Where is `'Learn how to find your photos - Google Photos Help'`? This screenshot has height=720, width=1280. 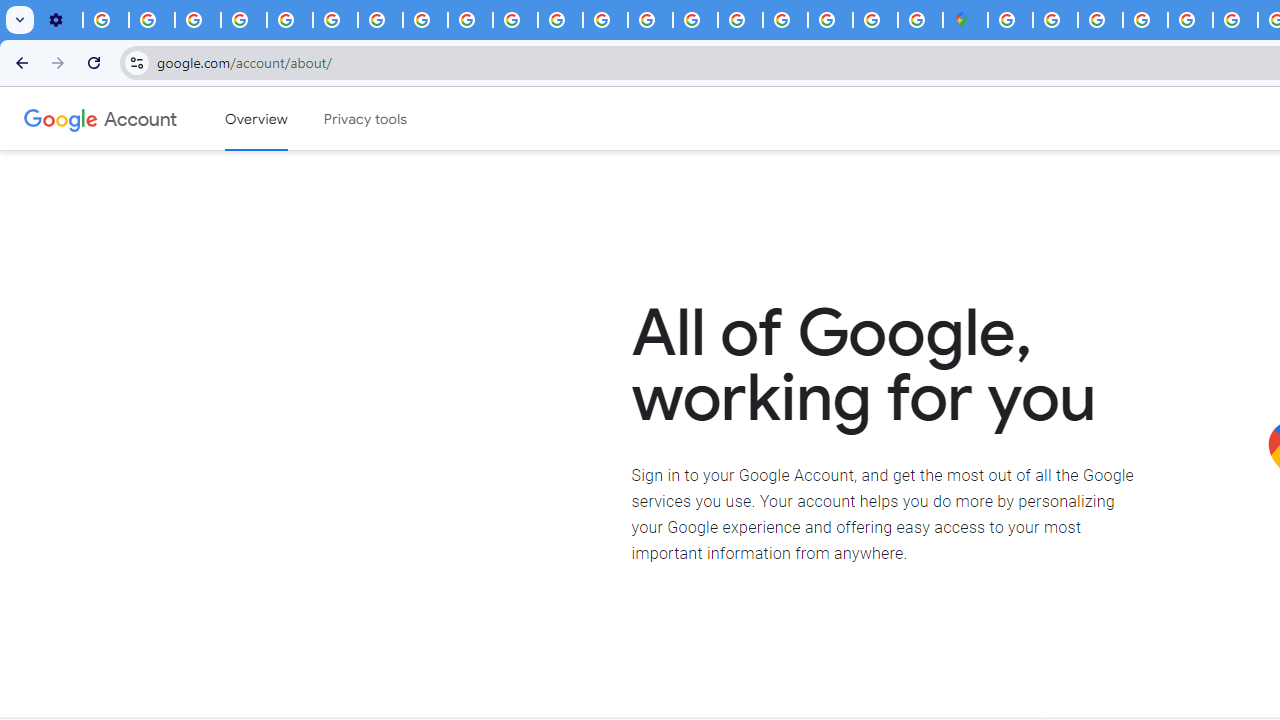
'Learn how to find your photos - Google Photos Help' is located at coordinates (151, 20).